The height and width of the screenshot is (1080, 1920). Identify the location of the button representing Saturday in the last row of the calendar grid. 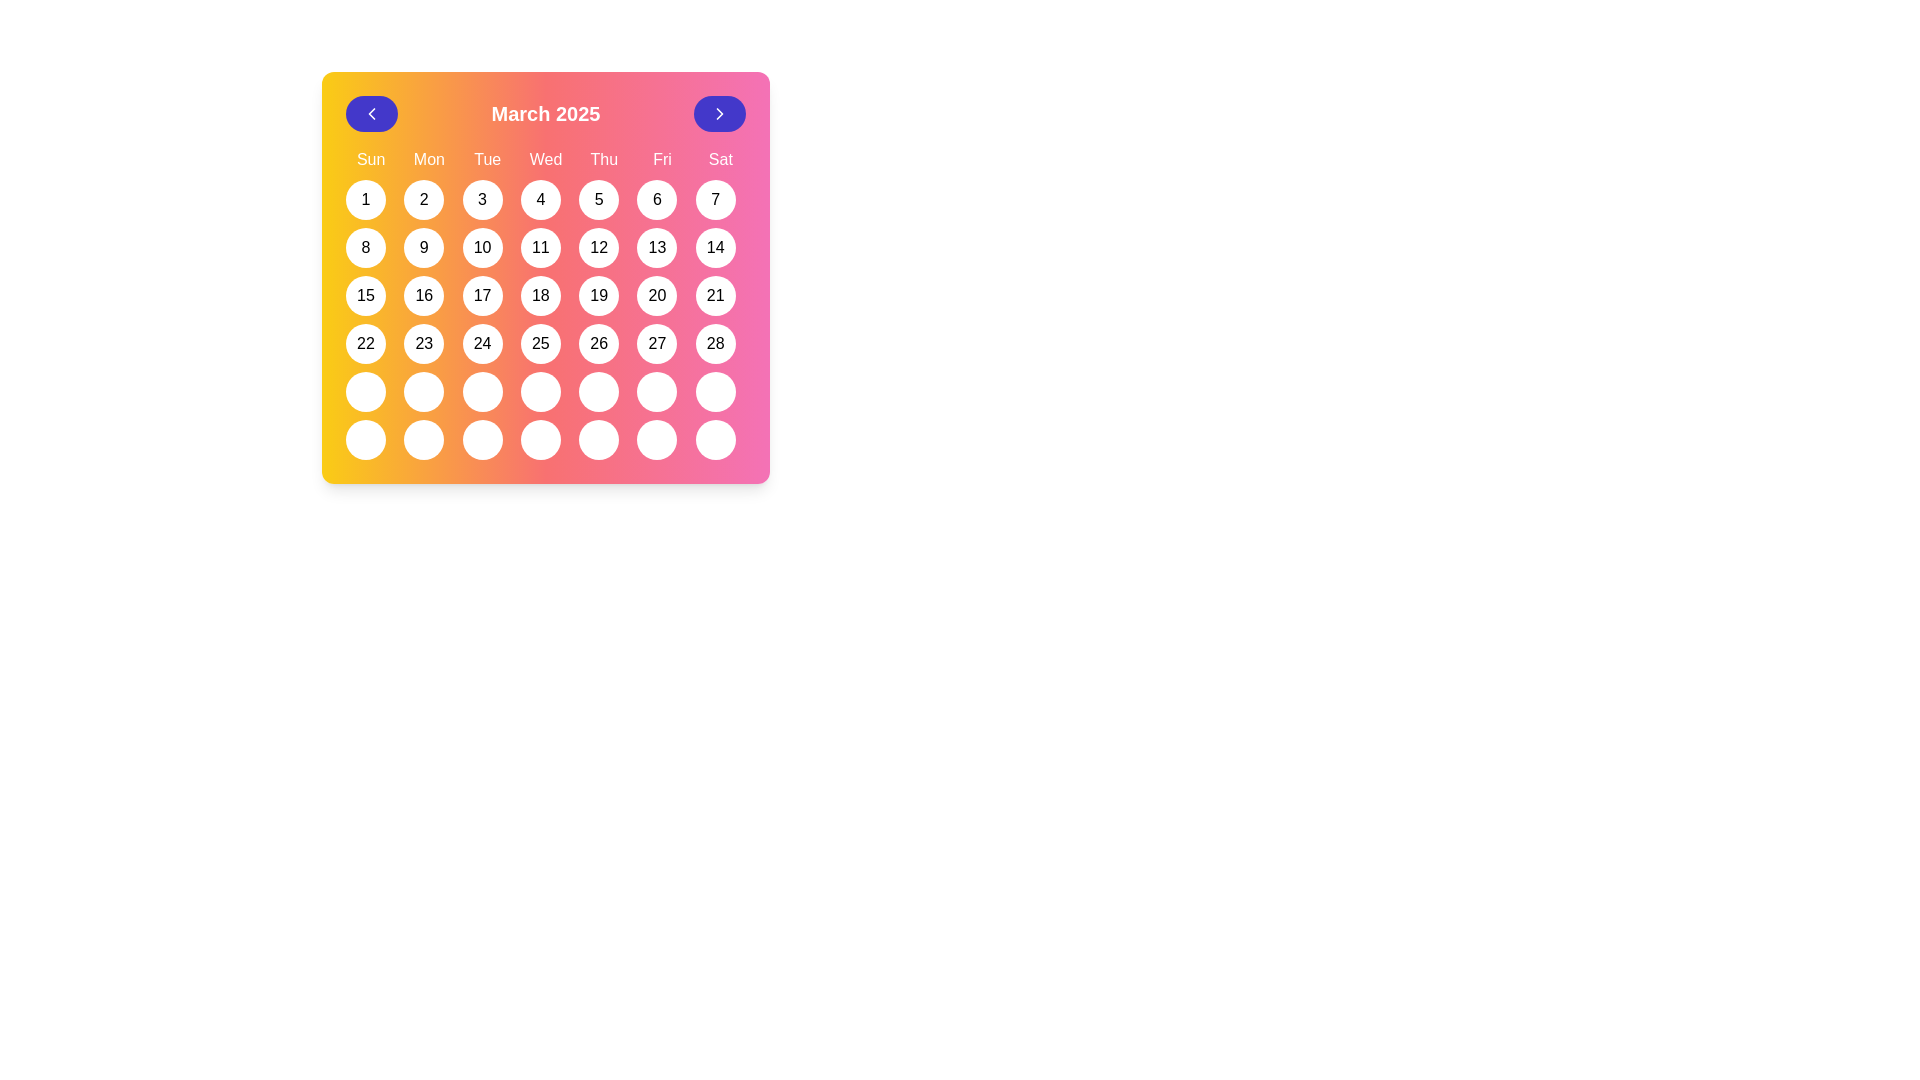
(715, 438).